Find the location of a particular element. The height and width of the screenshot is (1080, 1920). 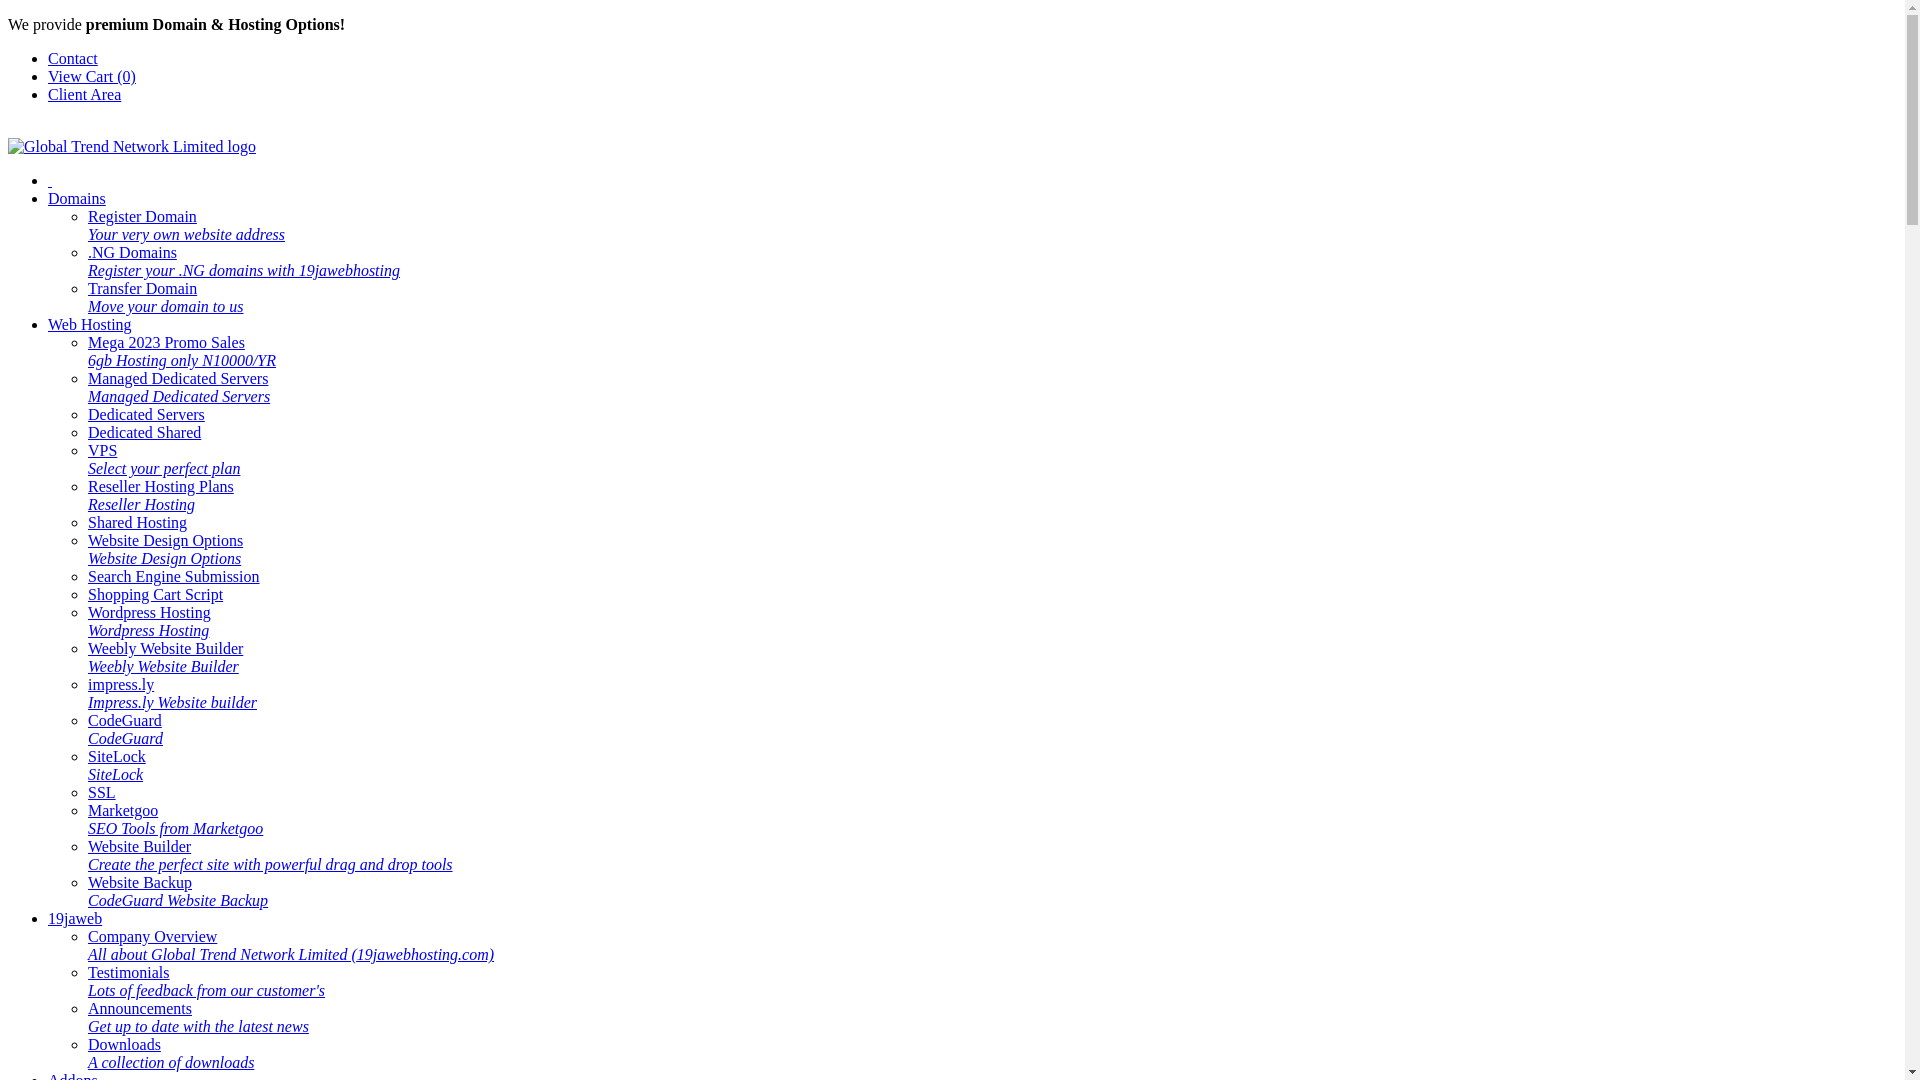

'Website Design Options is located at coordinates (165, 549).